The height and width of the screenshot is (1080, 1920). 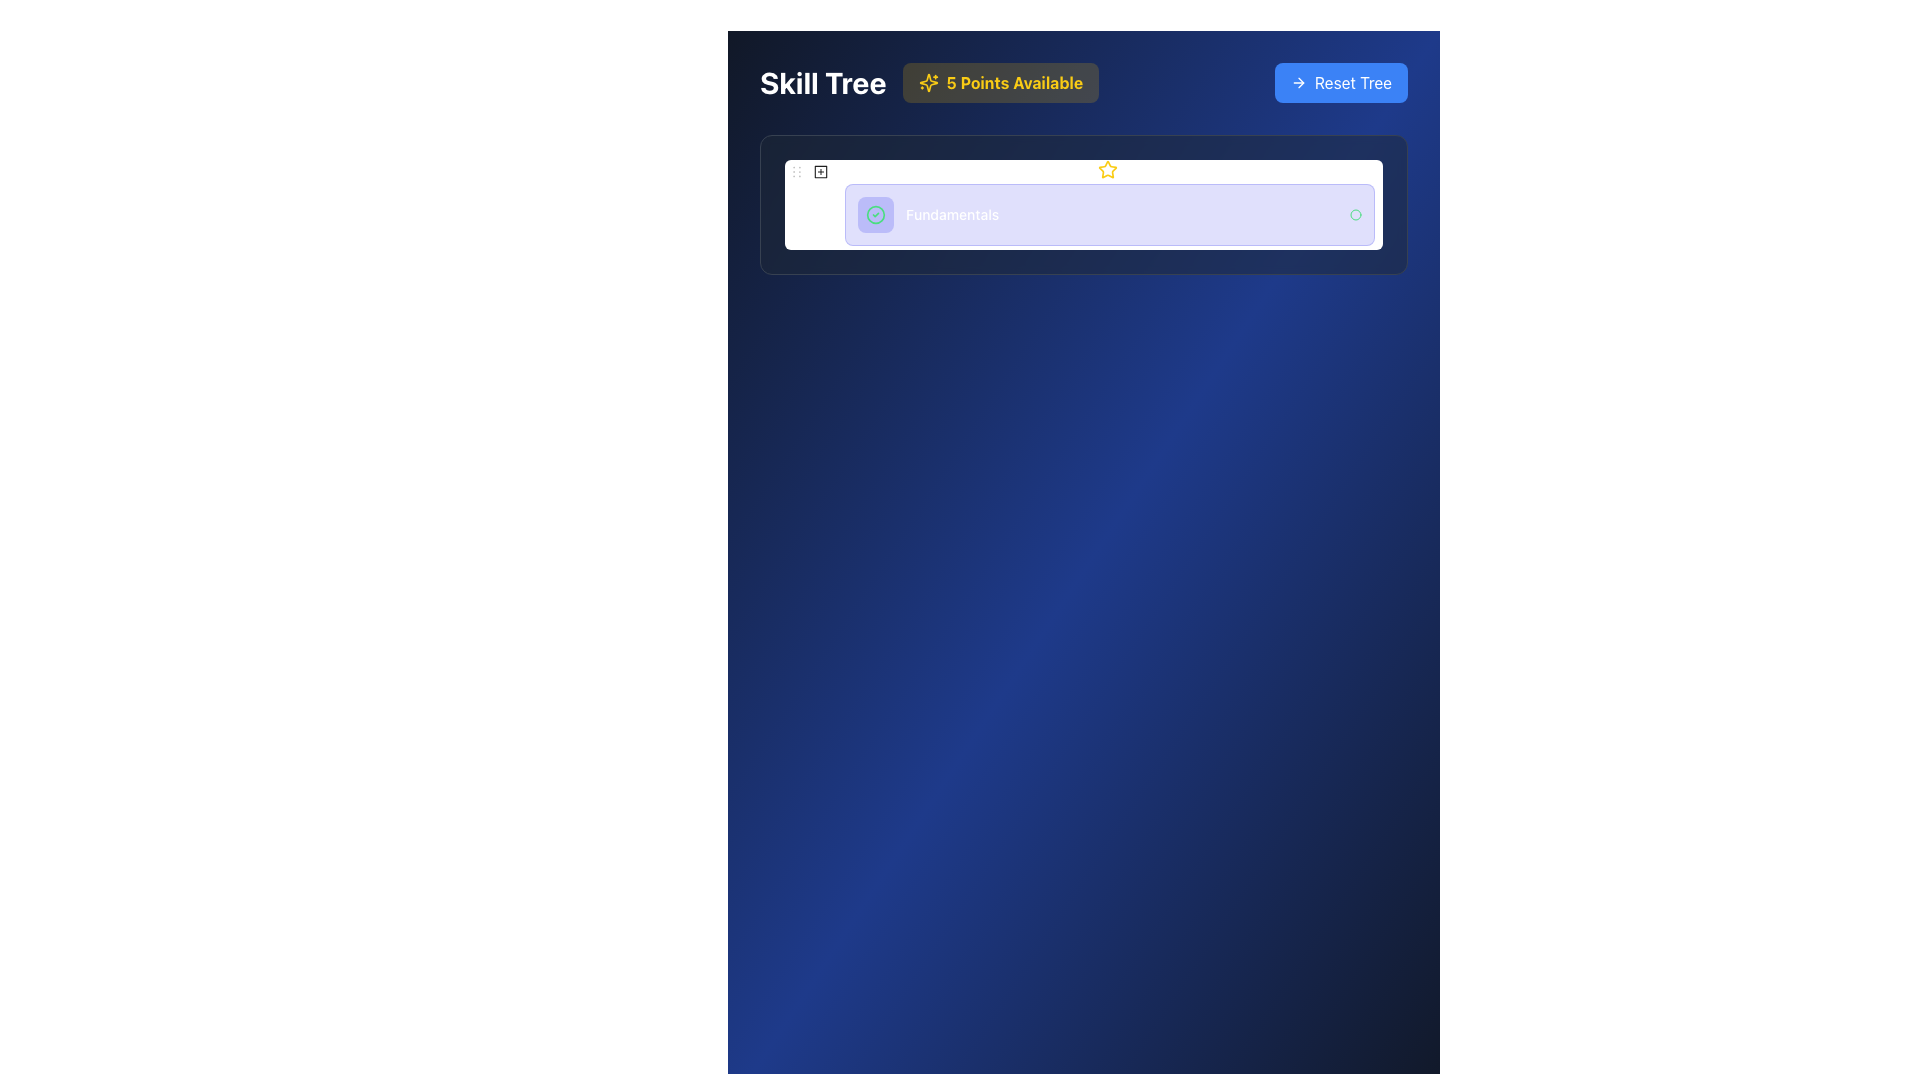 I want to click on the star icon used for marking items as favorites or rating components, located in the middle of the skill tree interface near the 'Fundamentals' label and above the skill box, so click(x=1107, y=168).